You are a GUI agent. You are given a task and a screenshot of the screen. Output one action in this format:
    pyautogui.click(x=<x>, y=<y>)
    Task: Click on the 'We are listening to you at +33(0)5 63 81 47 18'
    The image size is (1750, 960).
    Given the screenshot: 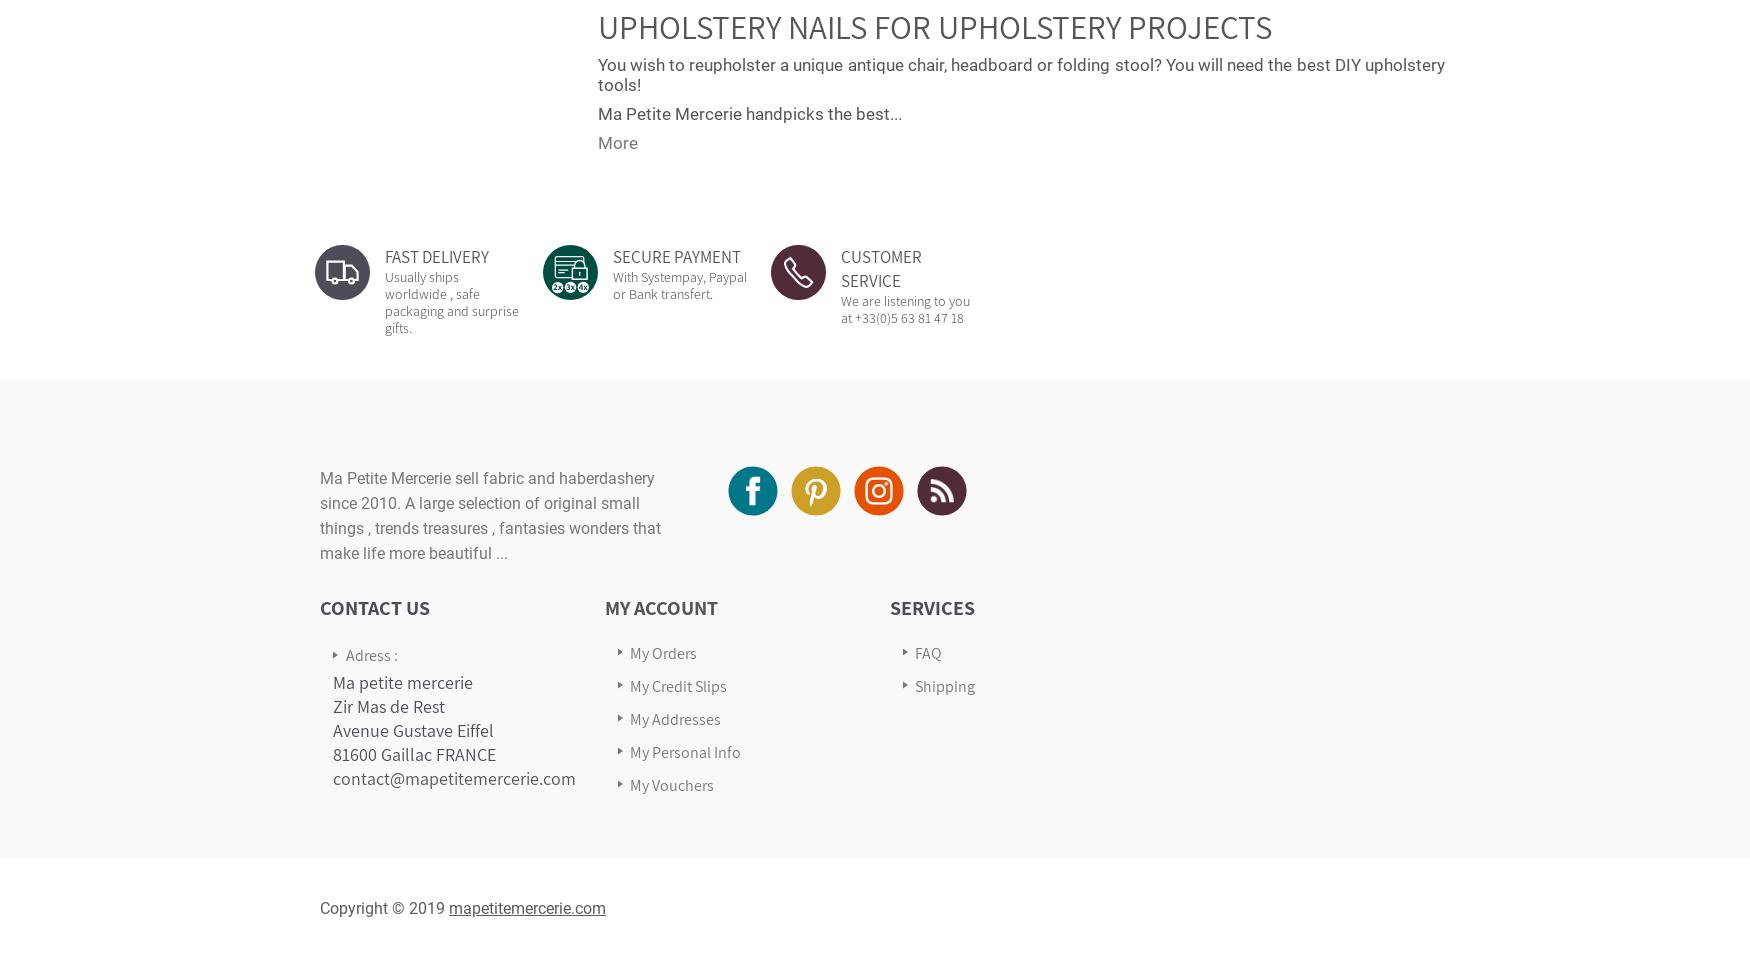 What is the action you would take?
    pyautogui.click(x=904, y=309)
    